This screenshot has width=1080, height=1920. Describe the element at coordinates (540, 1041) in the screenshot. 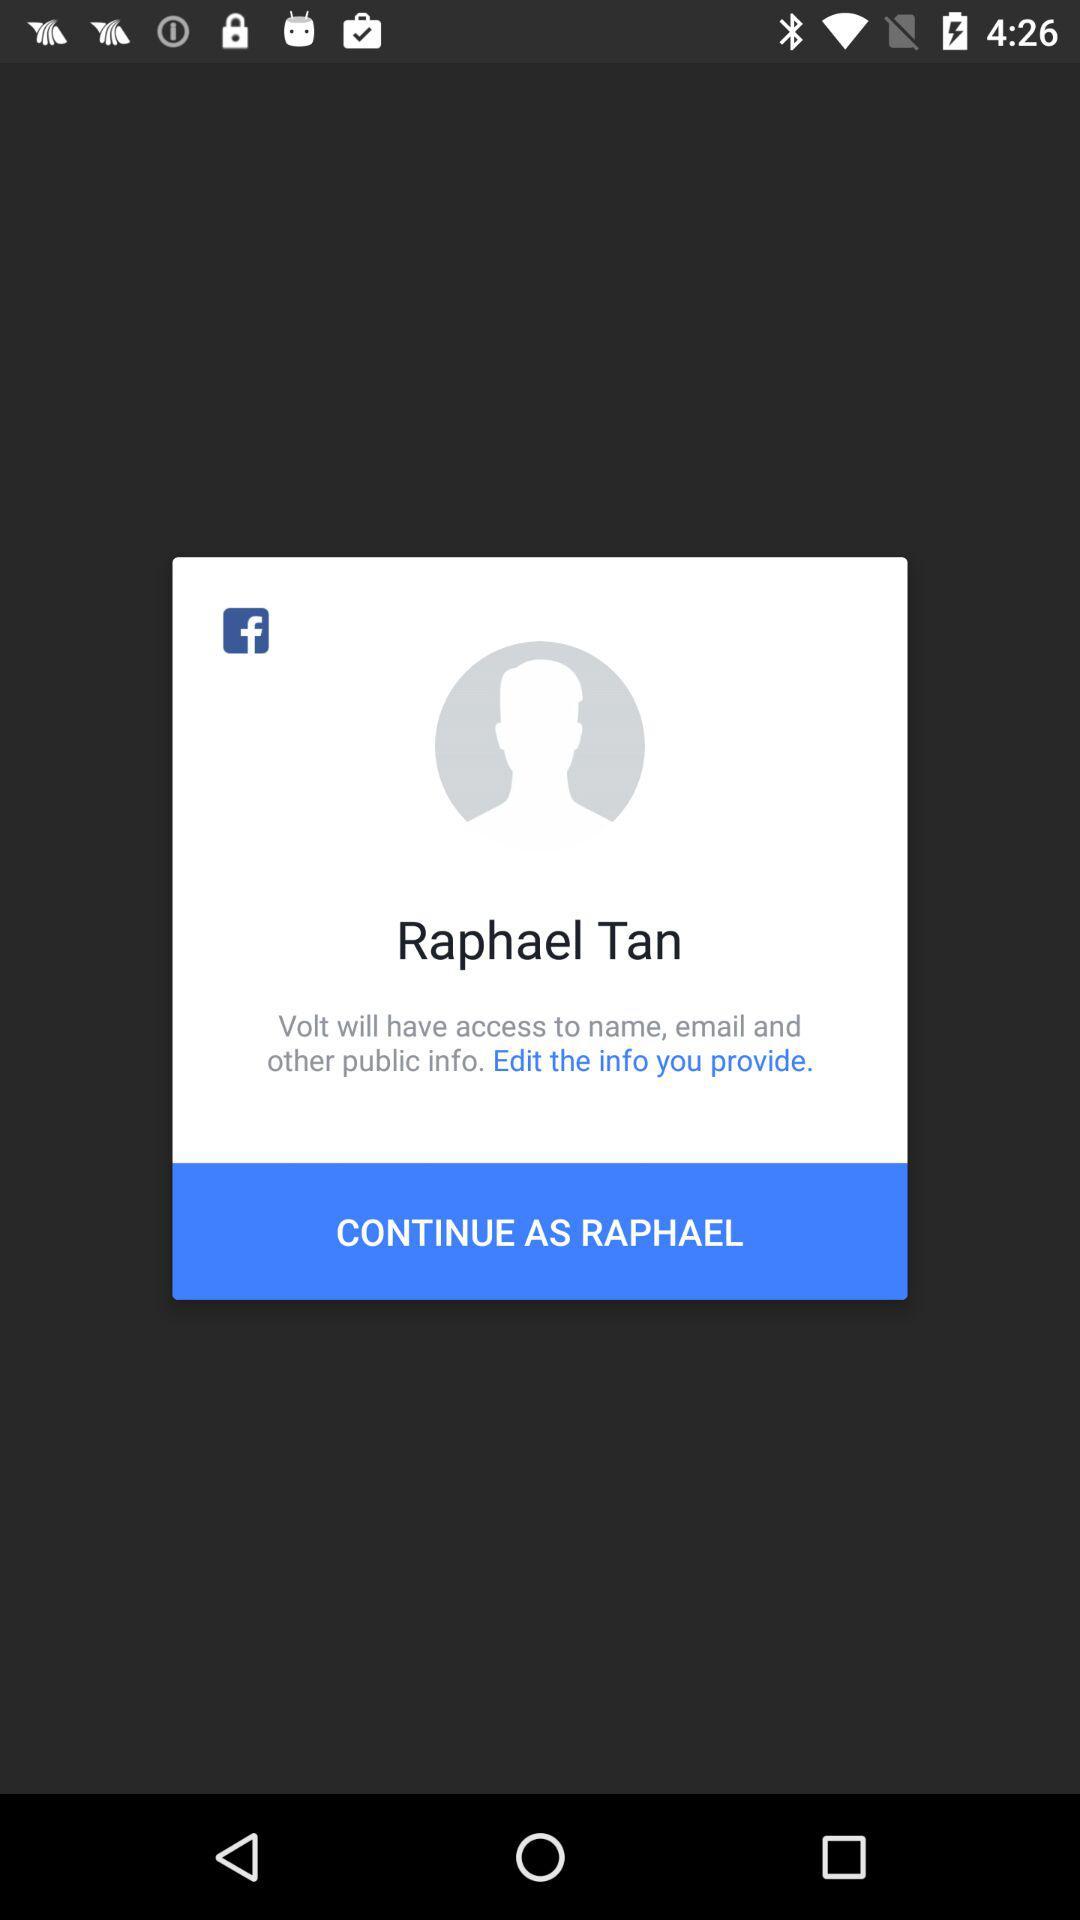

I see `item above the continue as raphael item` at that location.